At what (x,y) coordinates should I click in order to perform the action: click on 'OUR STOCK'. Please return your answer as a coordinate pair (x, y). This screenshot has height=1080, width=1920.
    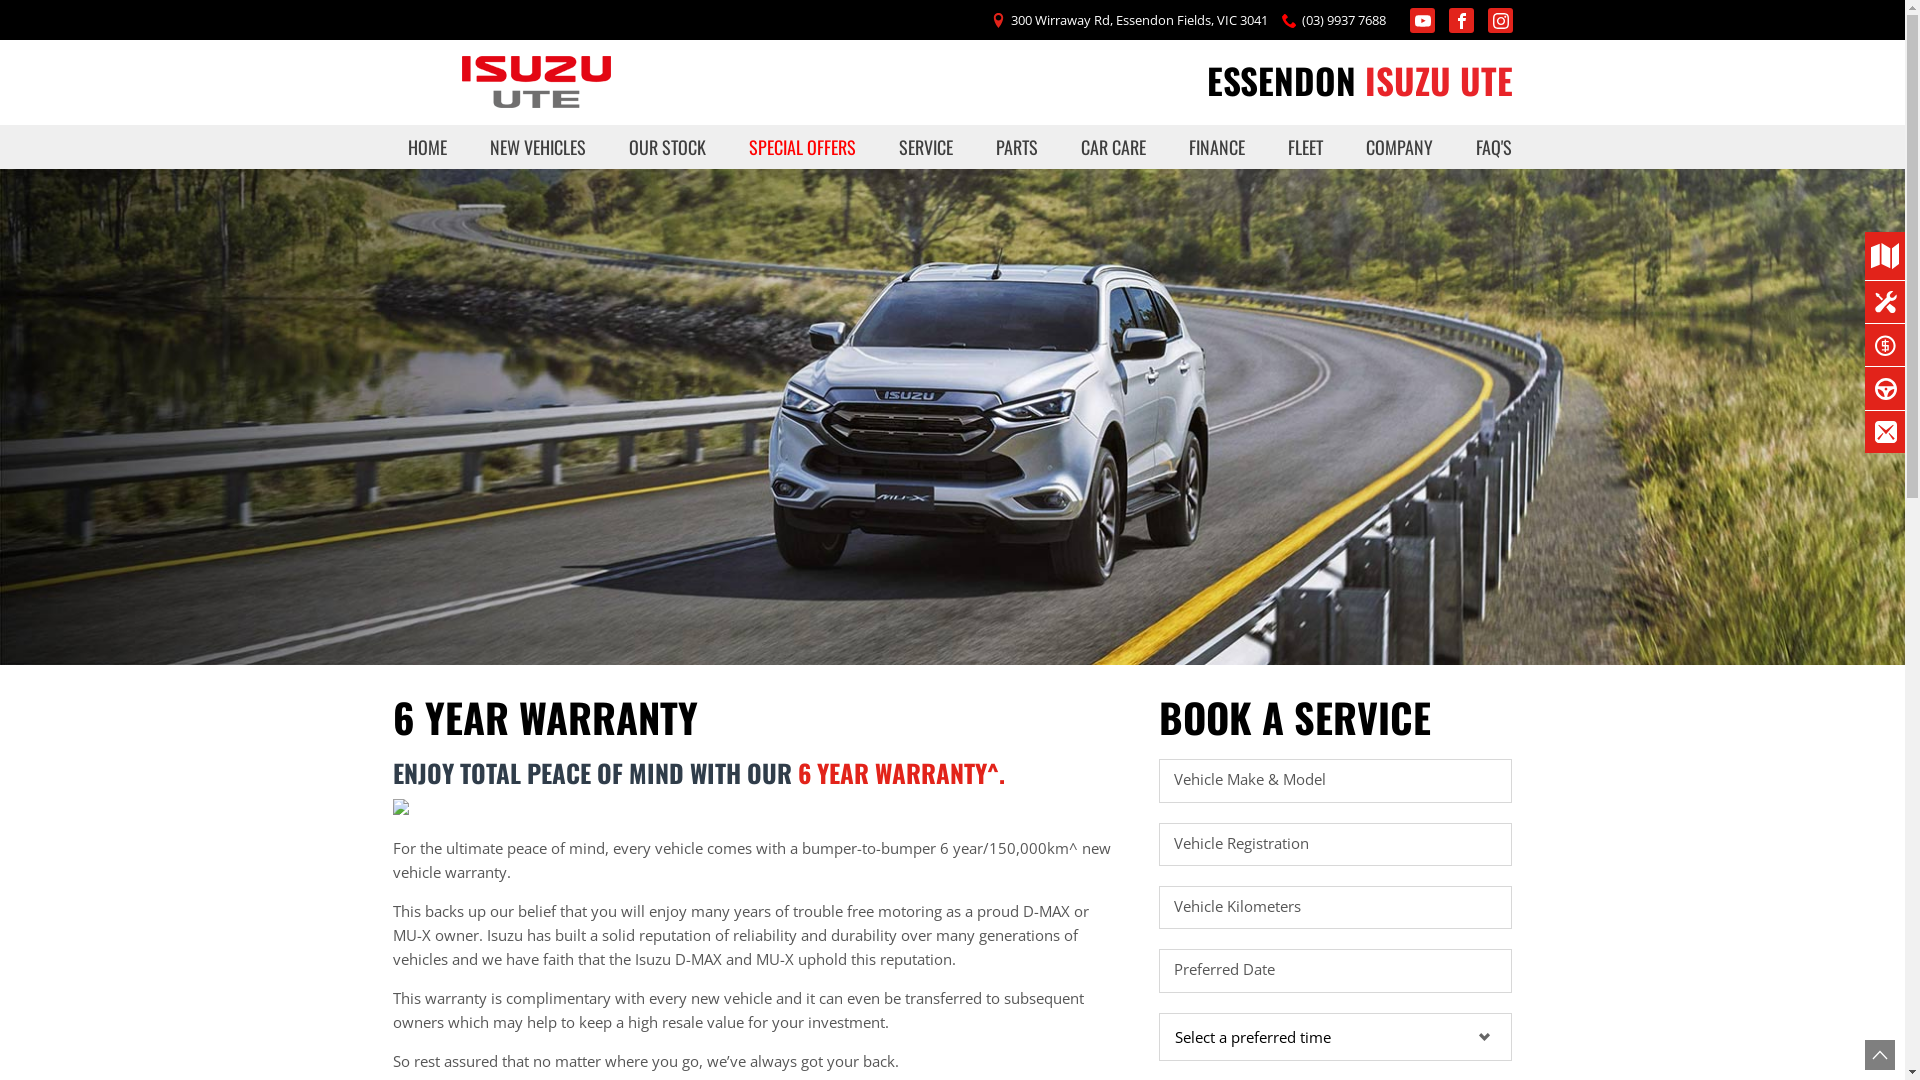
    Looking at the image, I should click on (667, 145).